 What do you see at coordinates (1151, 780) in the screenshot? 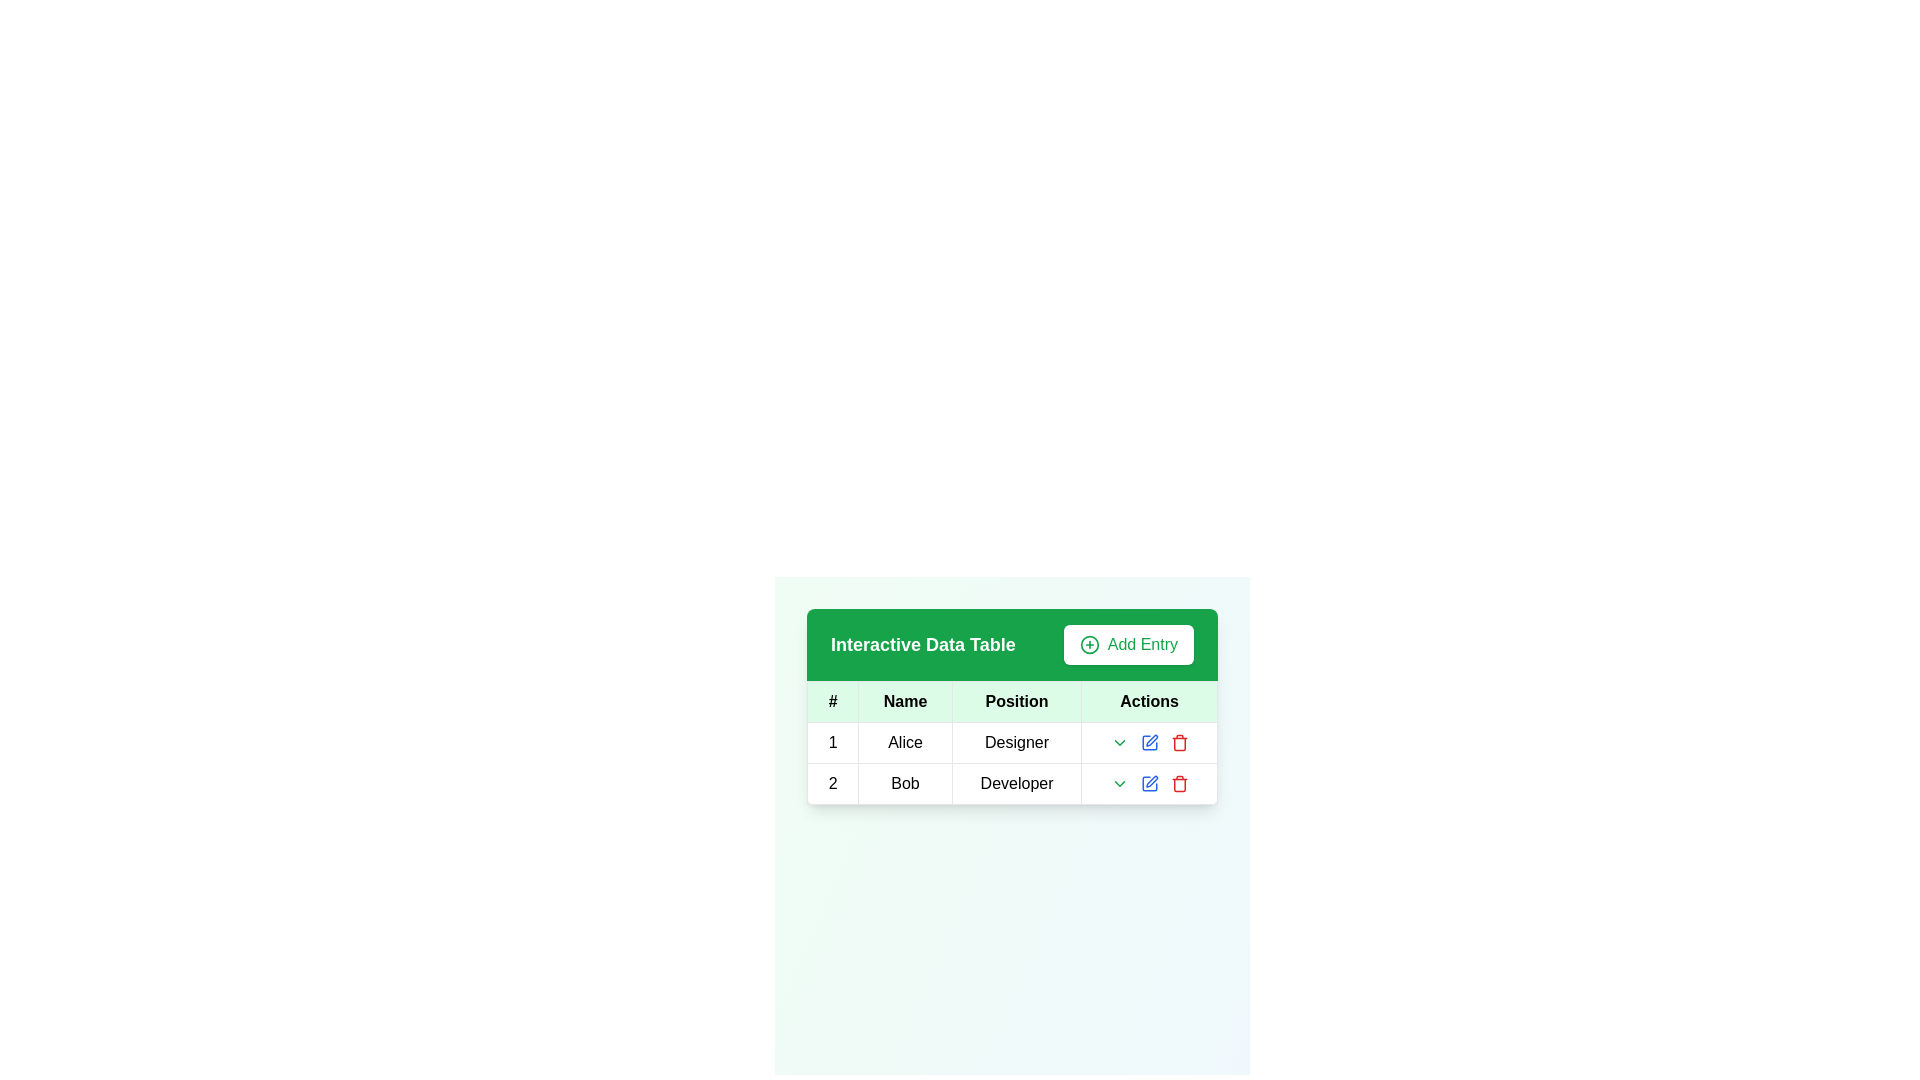
I see `the editing icon, which resembles a minimalist pen or pencil, located in the last column of the data table row` at bounding box center [1151, 780].